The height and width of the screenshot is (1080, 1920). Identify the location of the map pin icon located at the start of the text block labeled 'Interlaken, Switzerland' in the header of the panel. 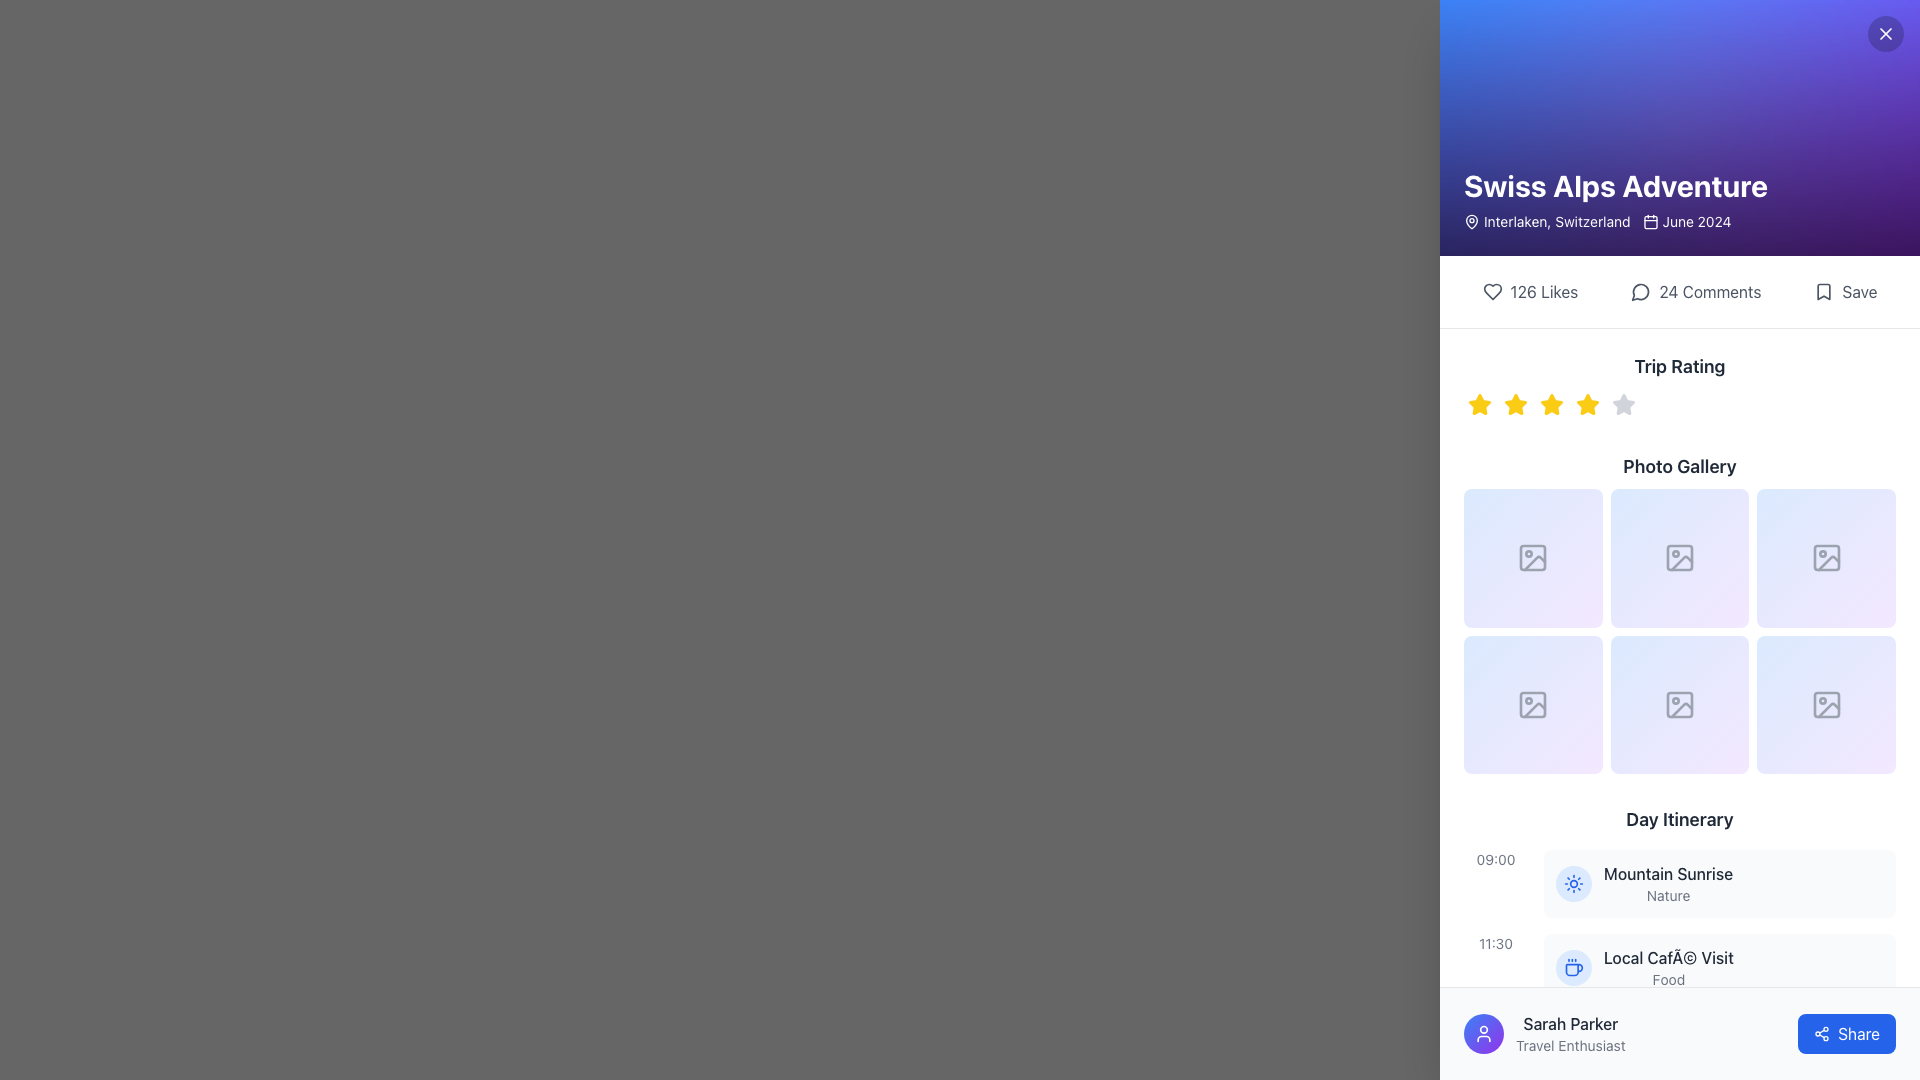
(1472, 222).